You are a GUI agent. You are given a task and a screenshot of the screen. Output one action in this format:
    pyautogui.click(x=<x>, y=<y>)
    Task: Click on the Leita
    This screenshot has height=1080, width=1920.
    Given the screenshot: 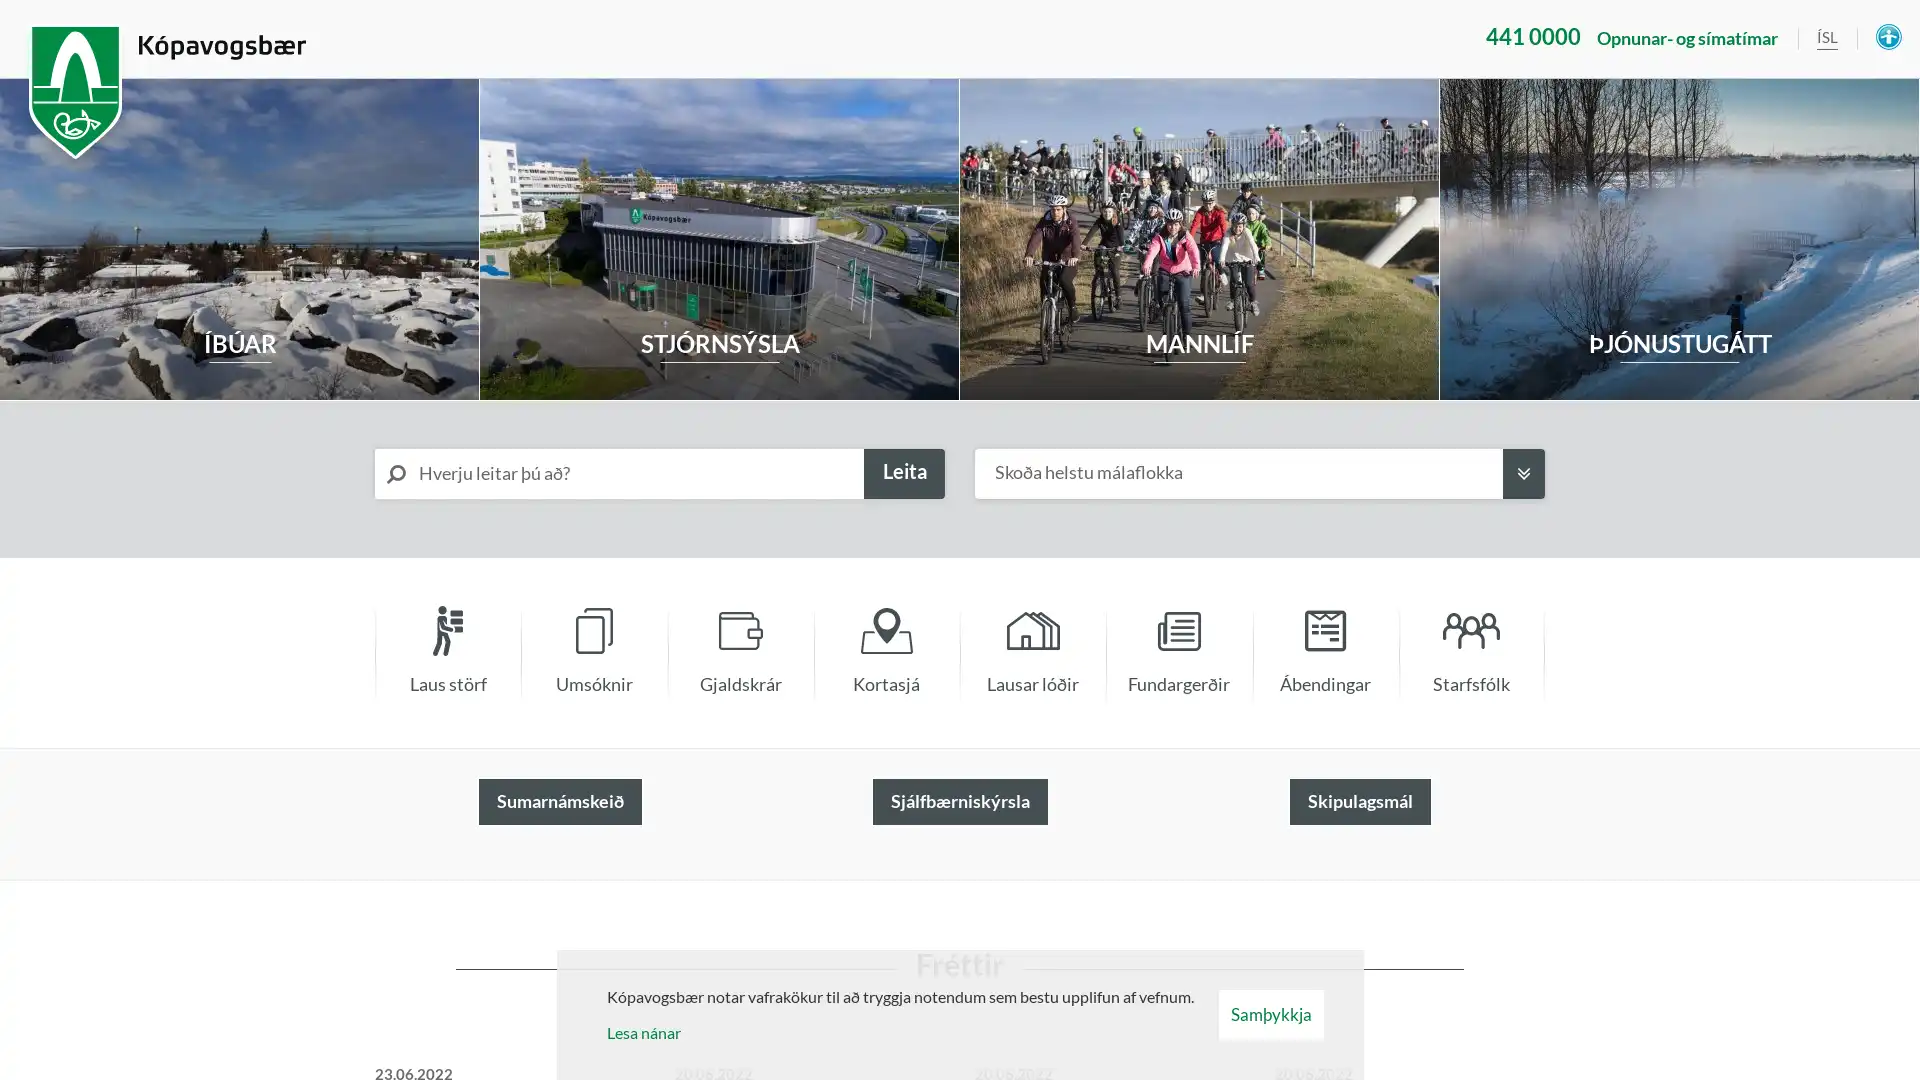 What is the action you would take?
    pyautogui.click(x=903, y=474)
    